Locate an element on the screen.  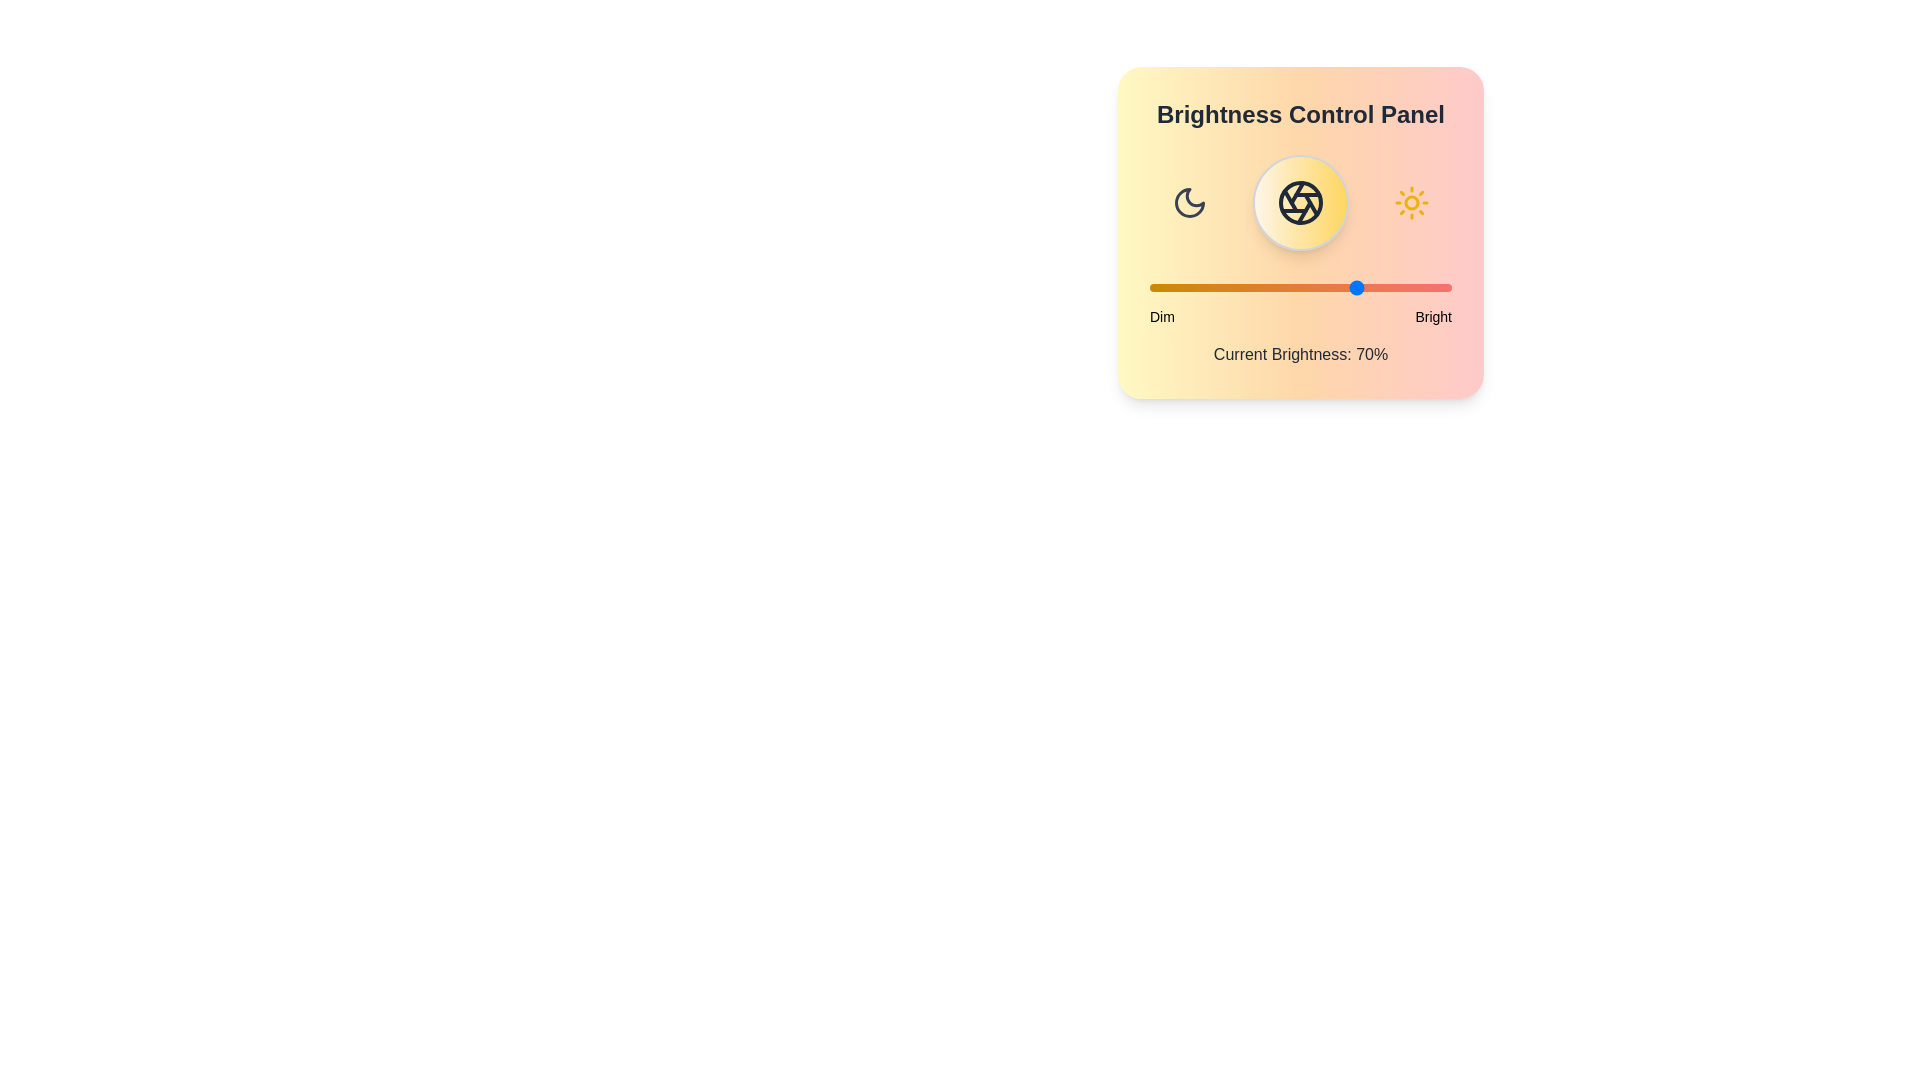
the sun icon to provide visual feedback is located at coordinates (1410, 203).